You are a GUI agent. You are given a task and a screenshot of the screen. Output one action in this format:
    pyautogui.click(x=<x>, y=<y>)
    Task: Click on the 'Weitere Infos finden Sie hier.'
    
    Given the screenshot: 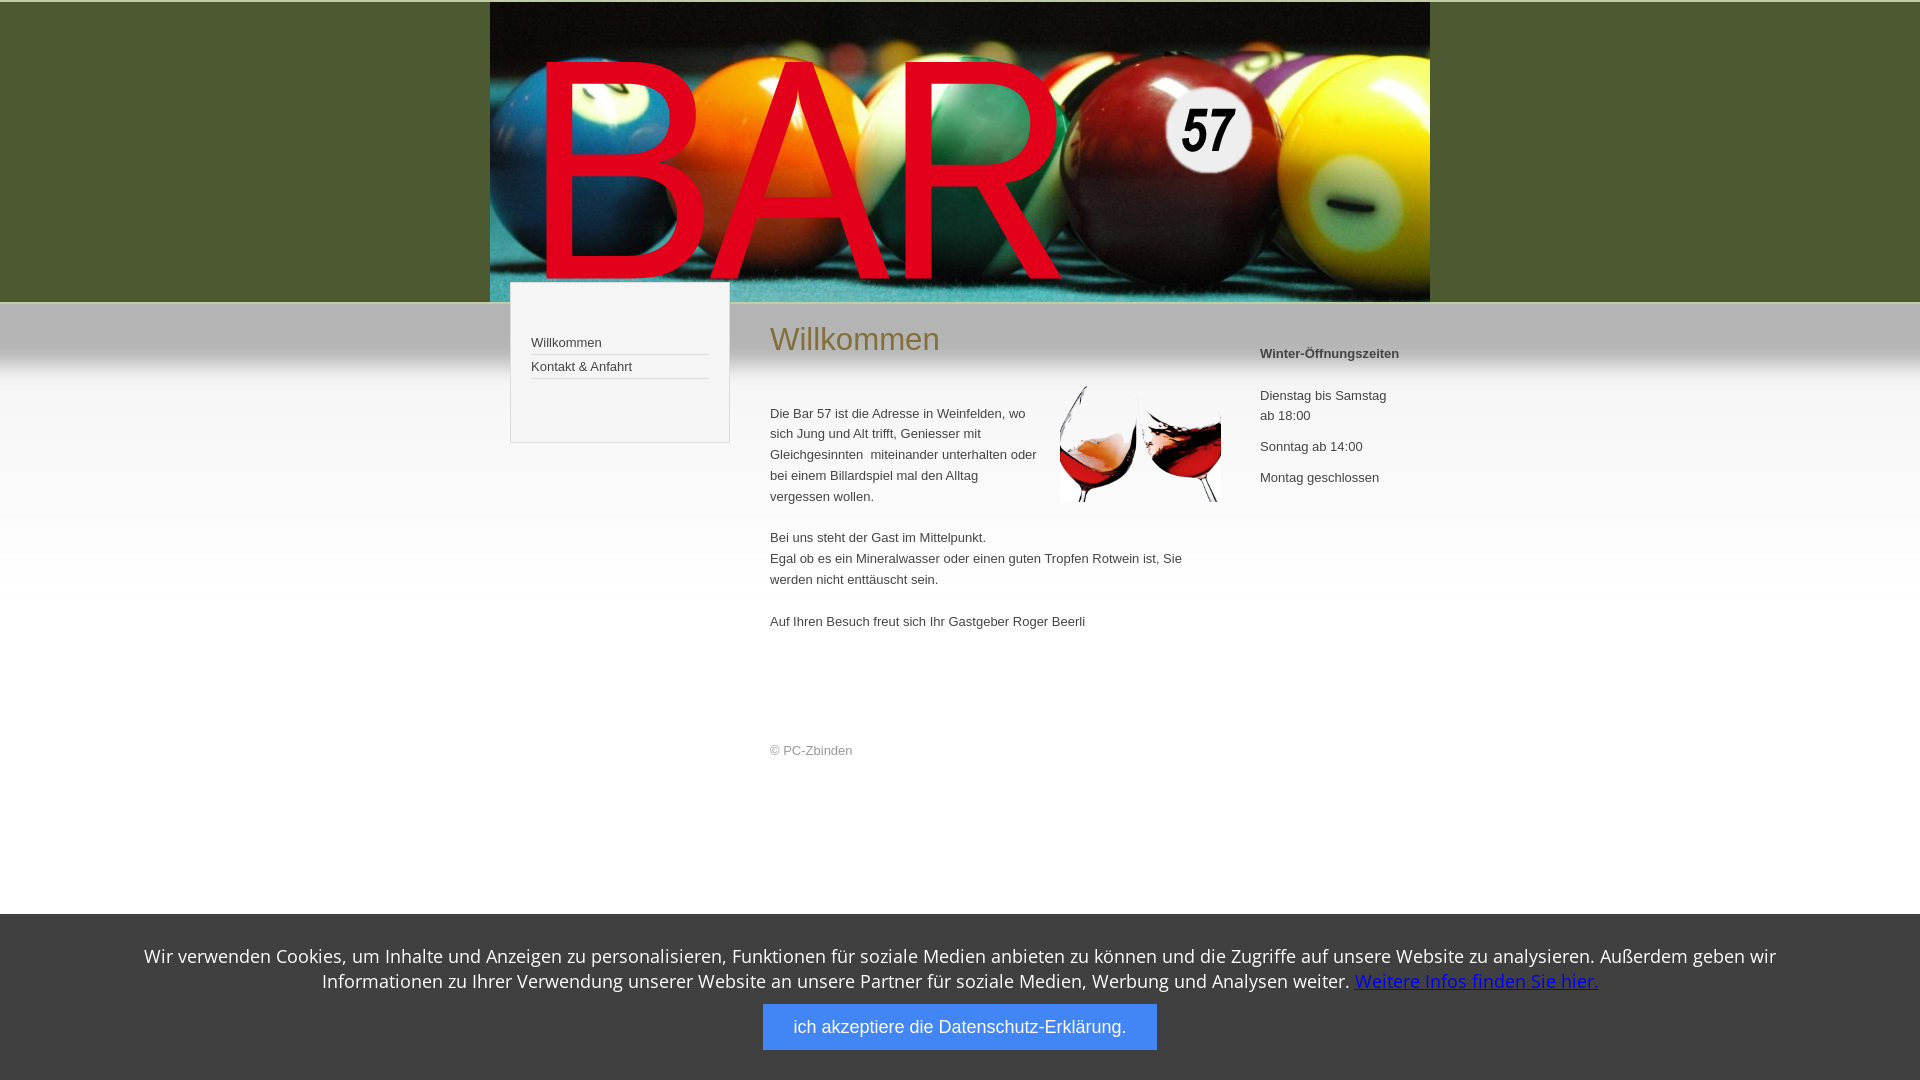 What is the action you would take?
    pyautogui.click(x=1476, y=979)
    